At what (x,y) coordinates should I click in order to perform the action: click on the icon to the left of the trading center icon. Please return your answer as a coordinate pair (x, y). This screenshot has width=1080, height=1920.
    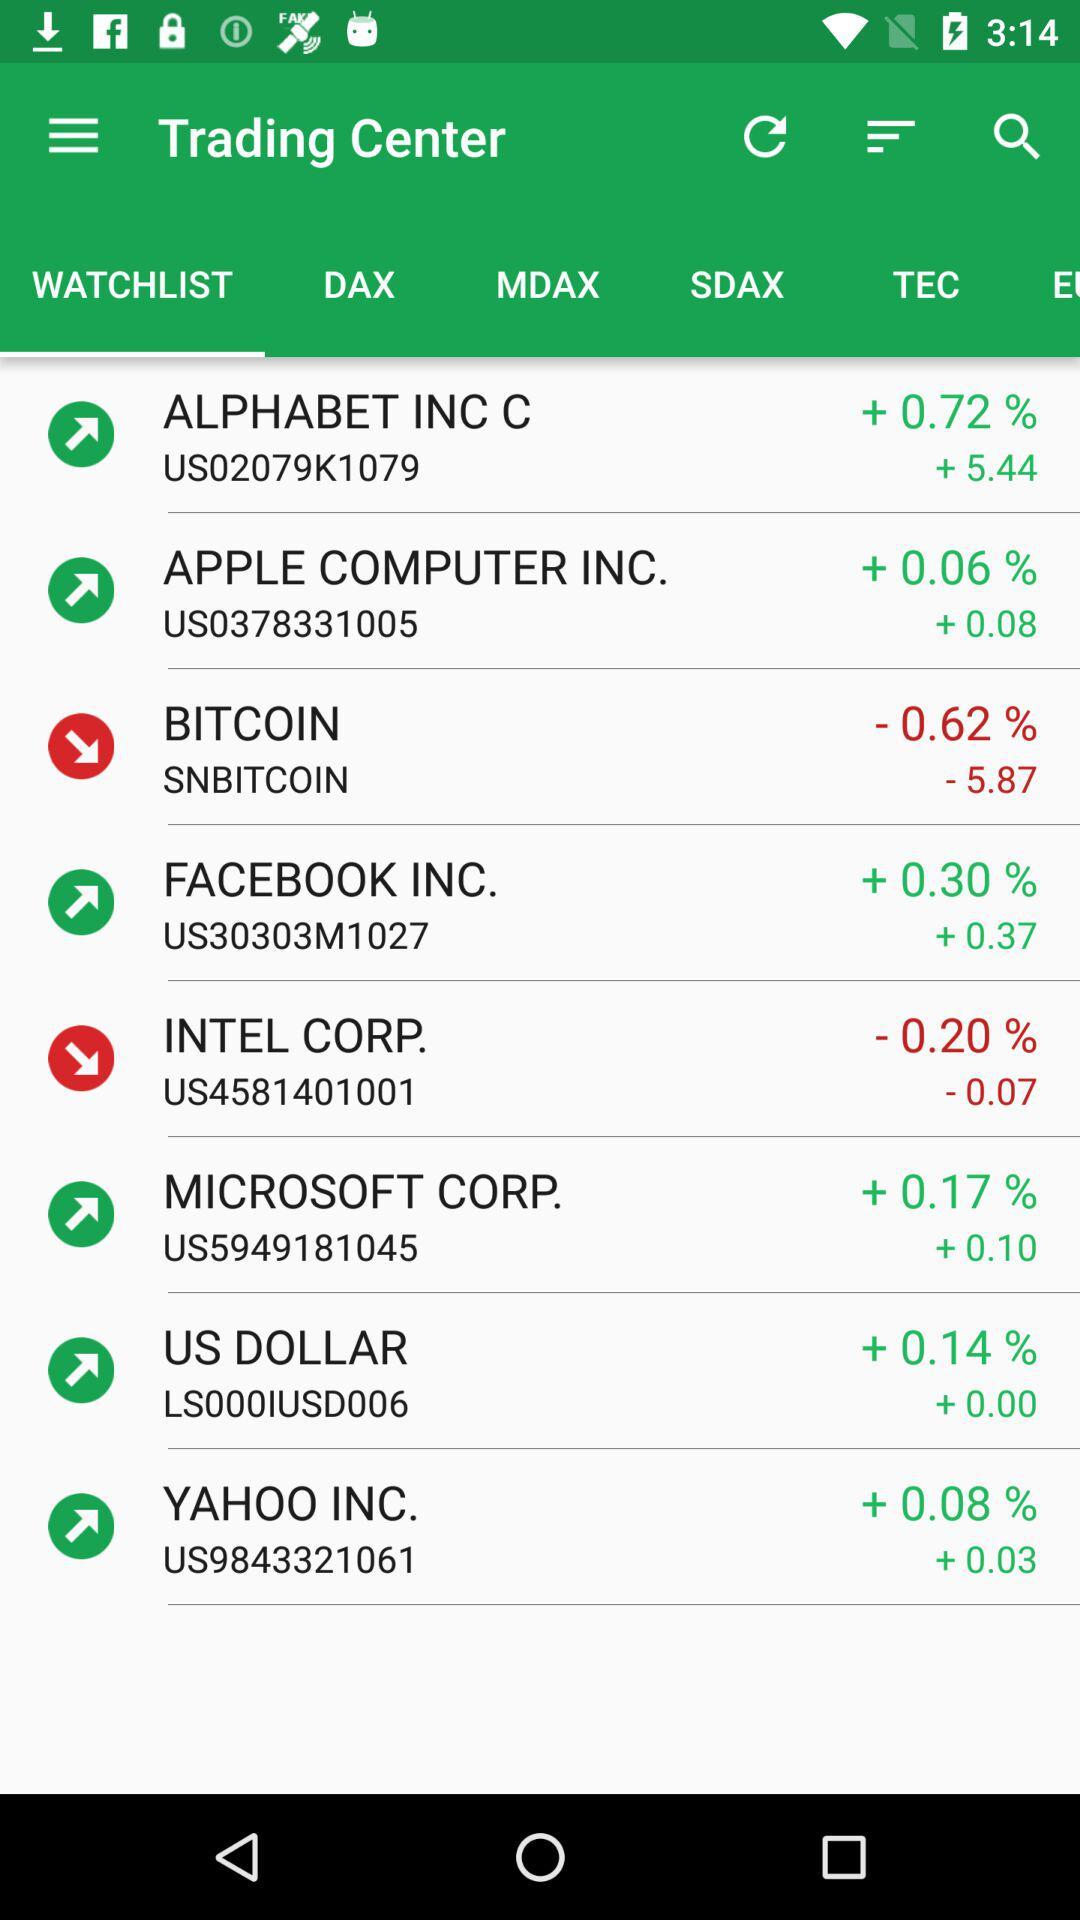
    Looking at the image, I should click on (72, 135).